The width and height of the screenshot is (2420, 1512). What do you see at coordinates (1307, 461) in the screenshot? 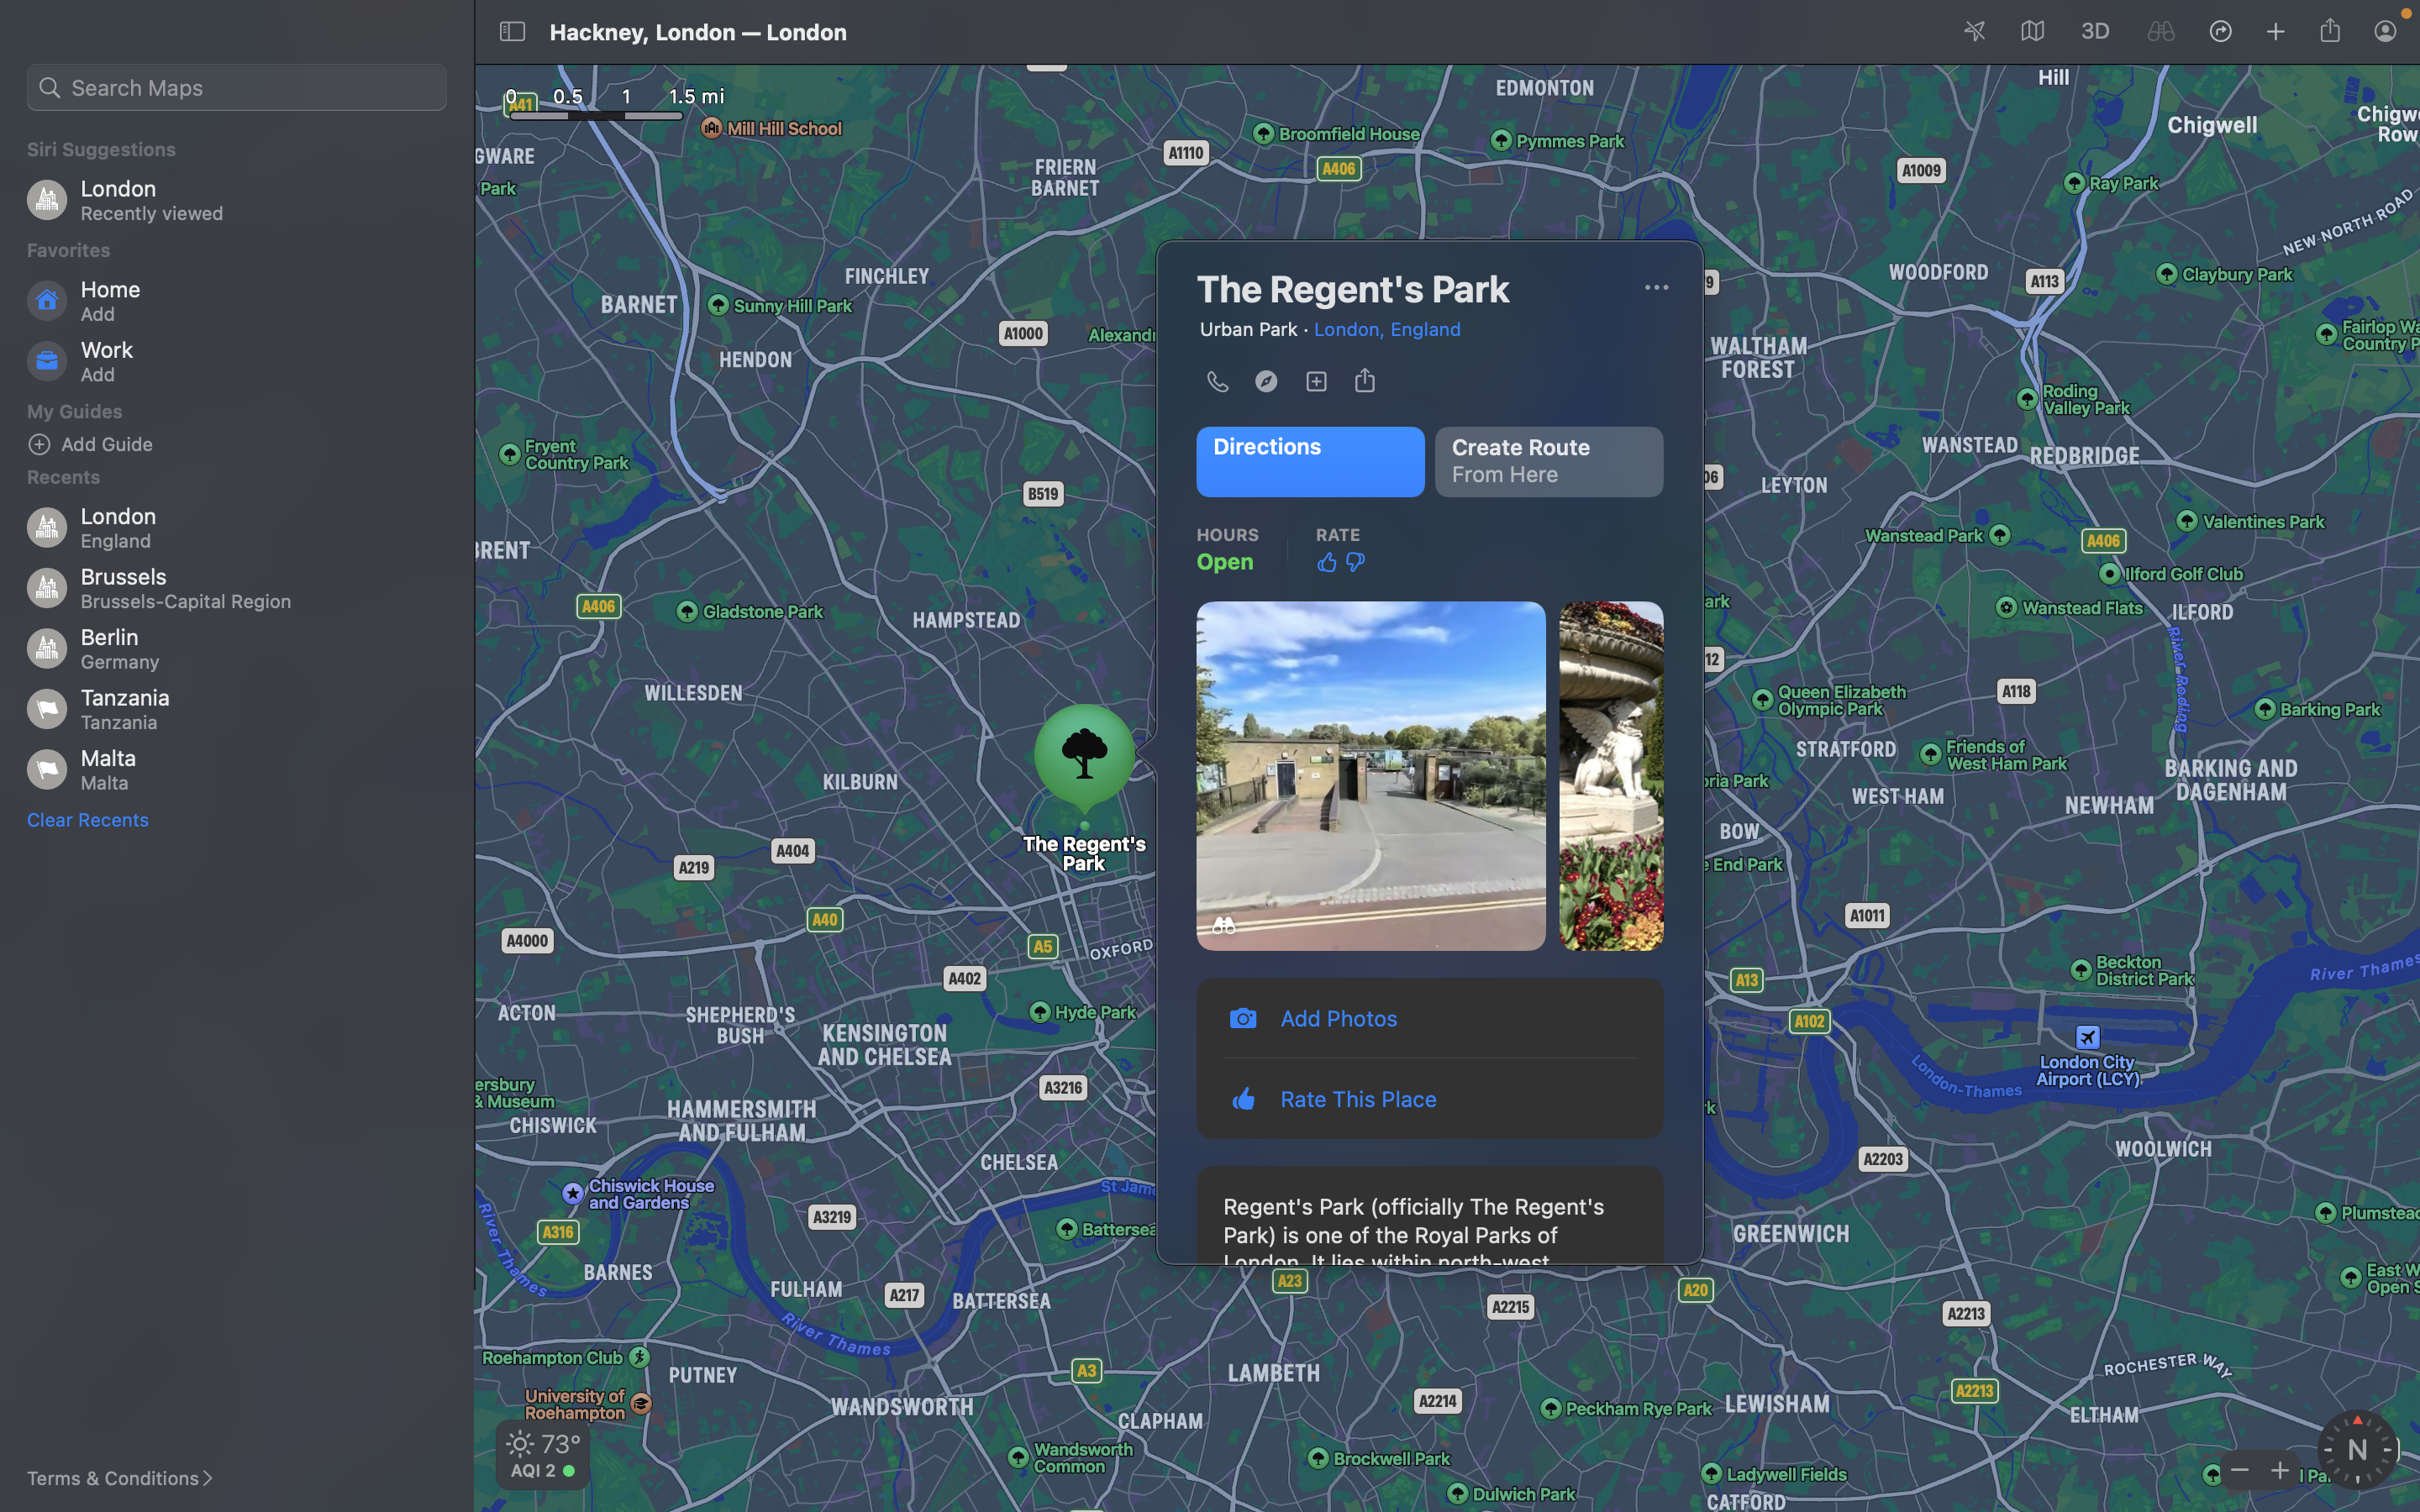
I see `Determine the way to the Regent"s path` at bounding box center [1307, 461].